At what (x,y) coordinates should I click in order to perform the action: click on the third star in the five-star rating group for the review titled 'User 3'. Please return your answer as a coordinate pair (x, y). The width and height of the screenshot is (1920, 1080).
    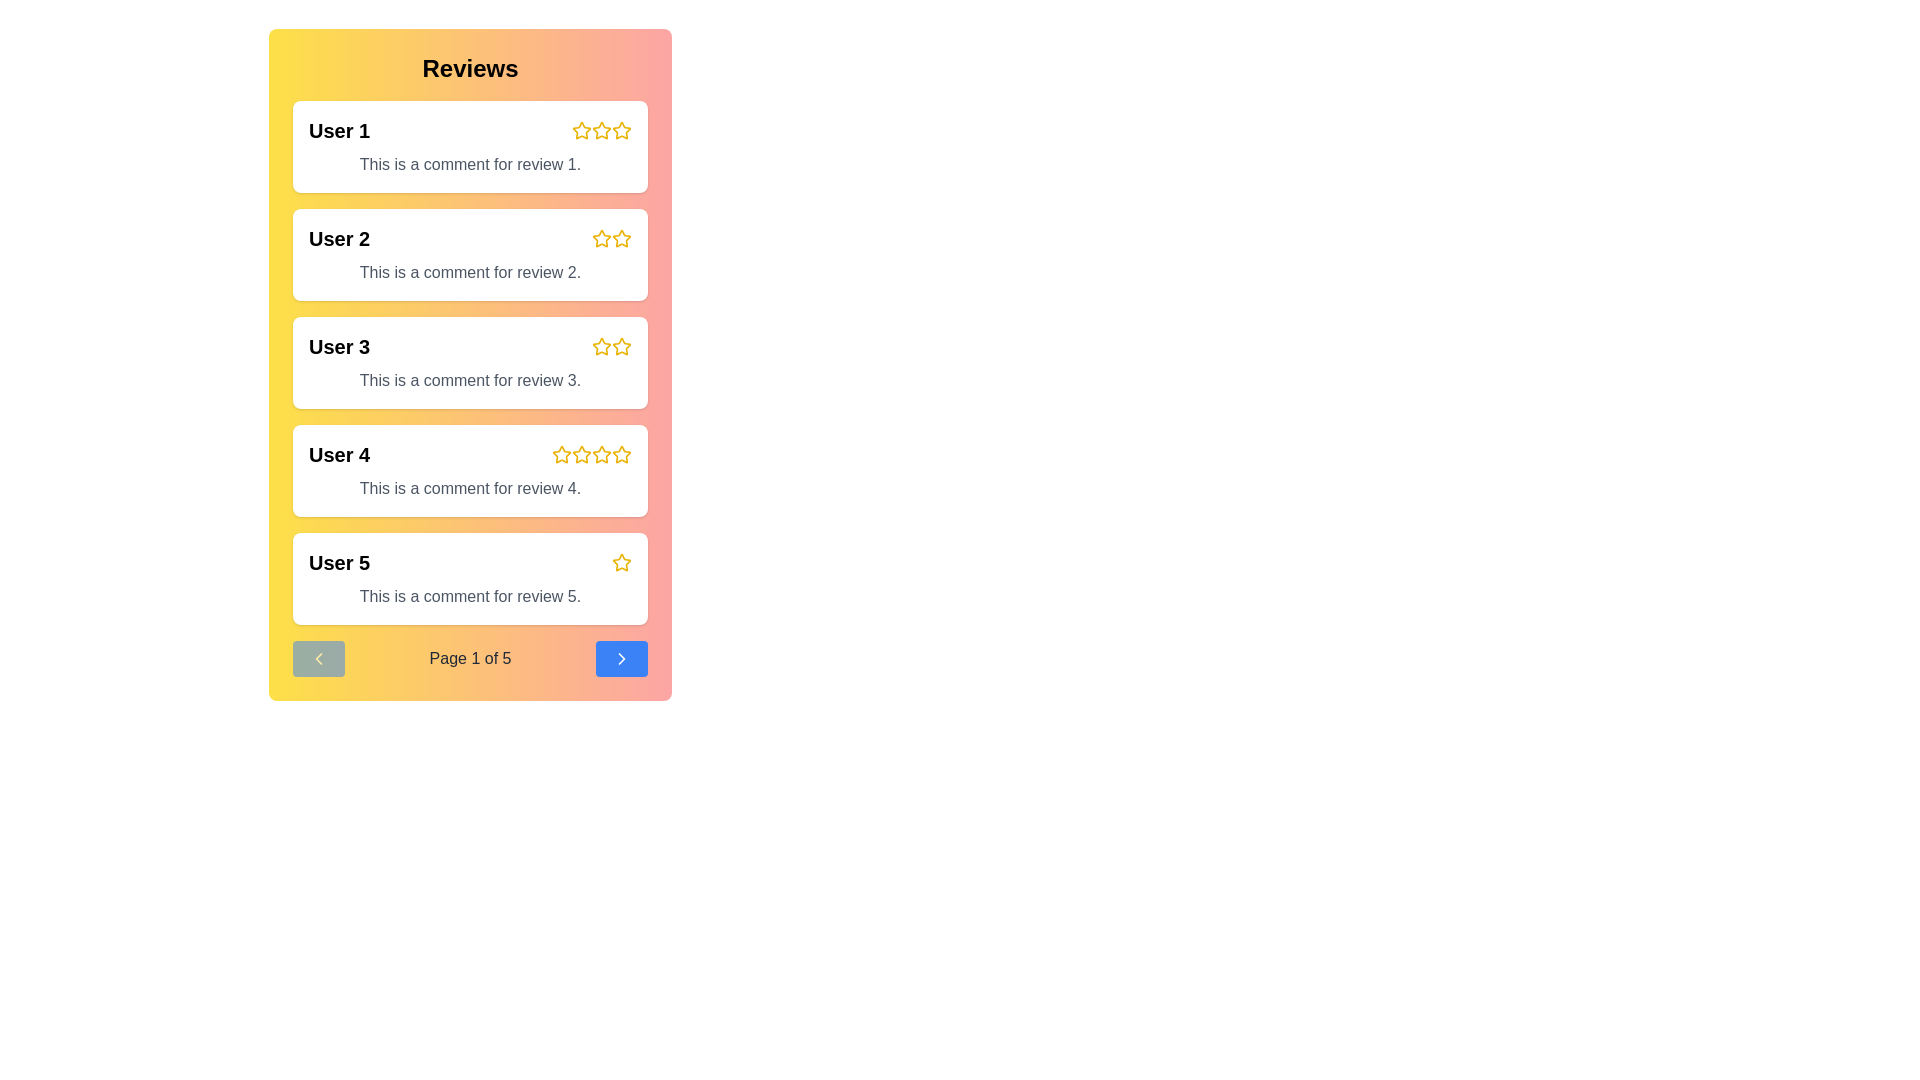
    Looking at the image, I should click on (600, 346).